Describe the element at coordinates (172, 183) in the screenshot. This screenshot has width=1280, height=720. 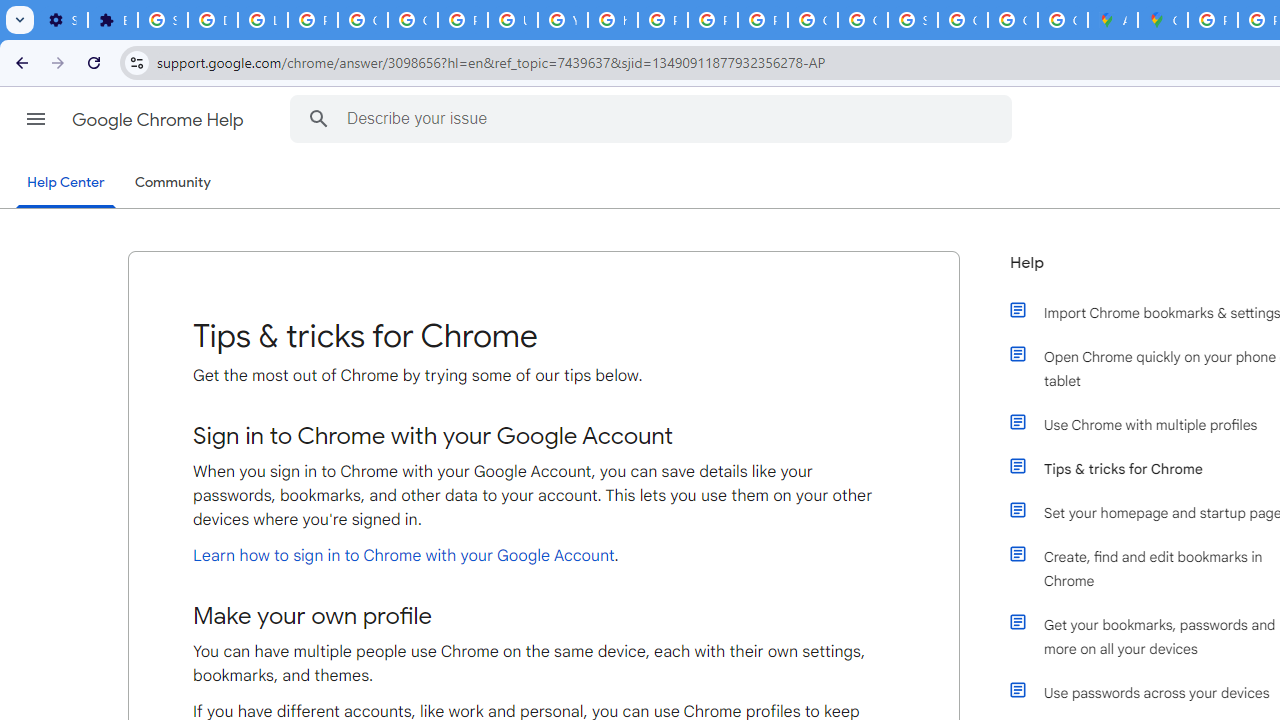
I see `'Community'` at that location.